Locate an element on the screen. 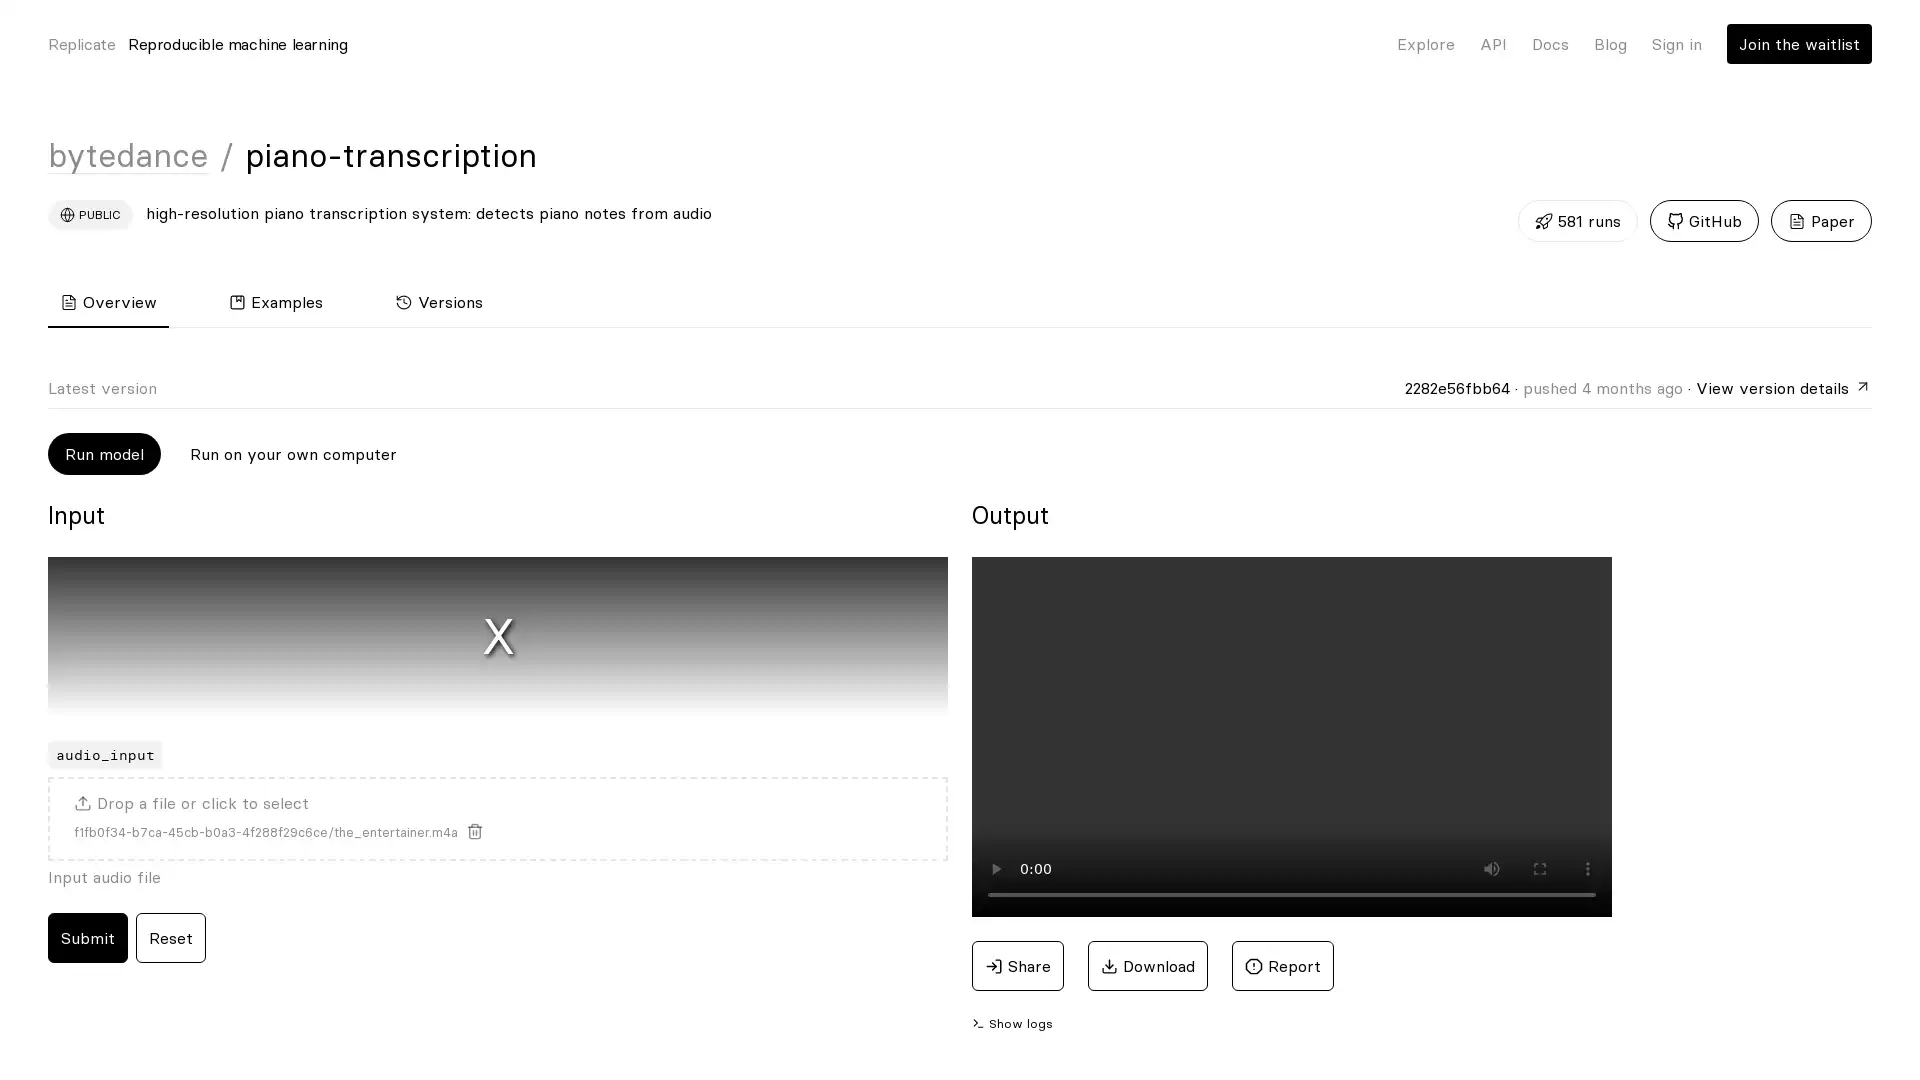  show more media controls is located at coordinates (1587, 867).